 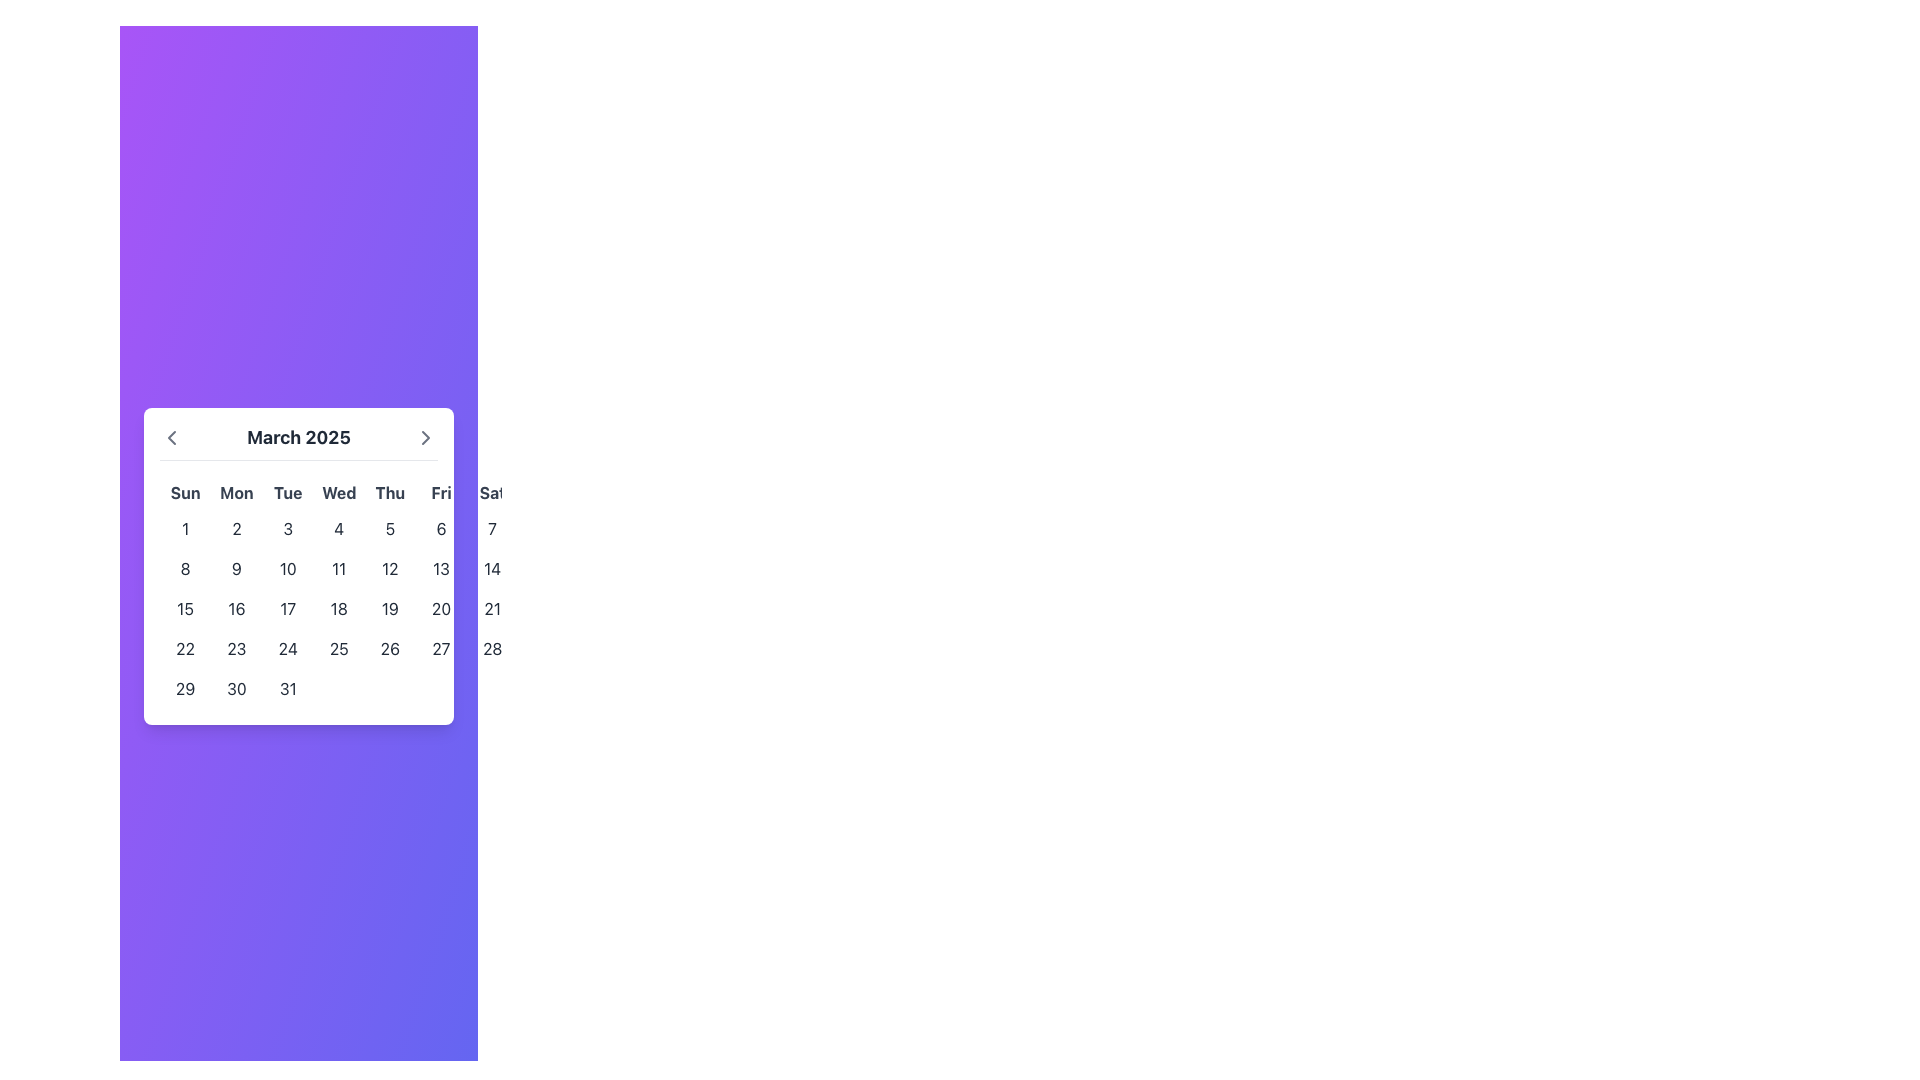 What do you see at coordinates (236, 607) in the screenshot?
I see `the clickable text displaying the number '16' located near the bottom of the calendar widget` at bounding box center [236, 607].